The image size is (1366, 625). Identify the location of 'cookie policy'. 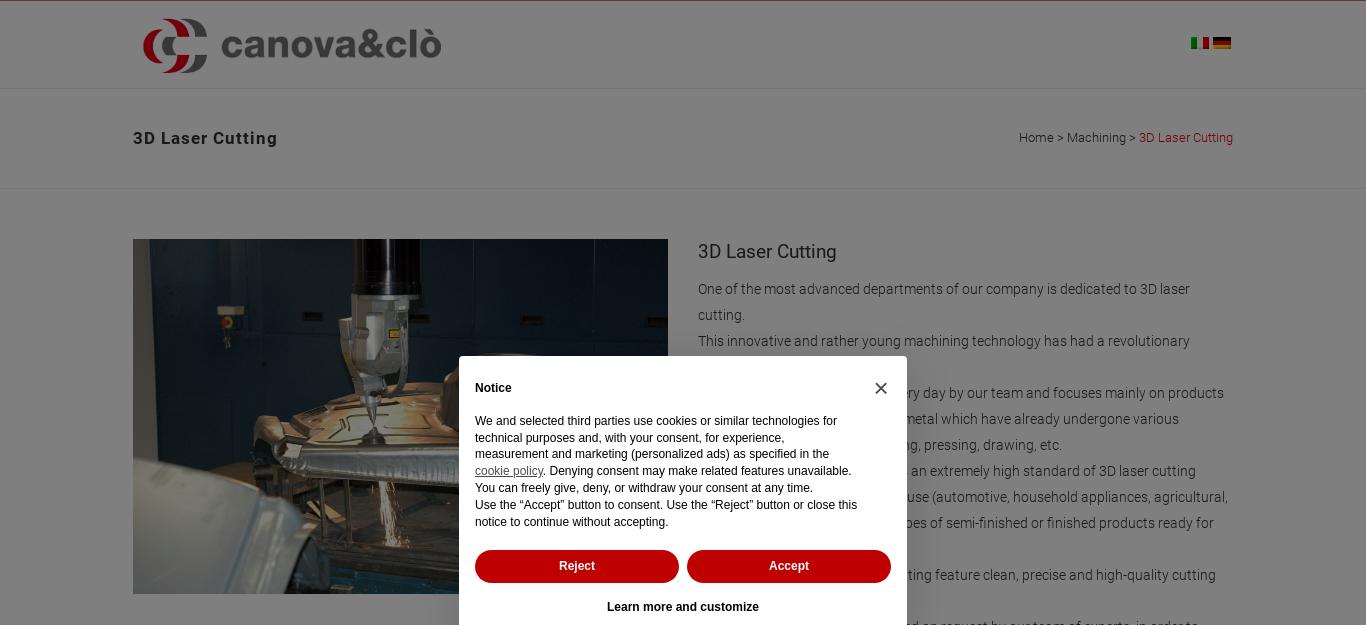
(508, 471).